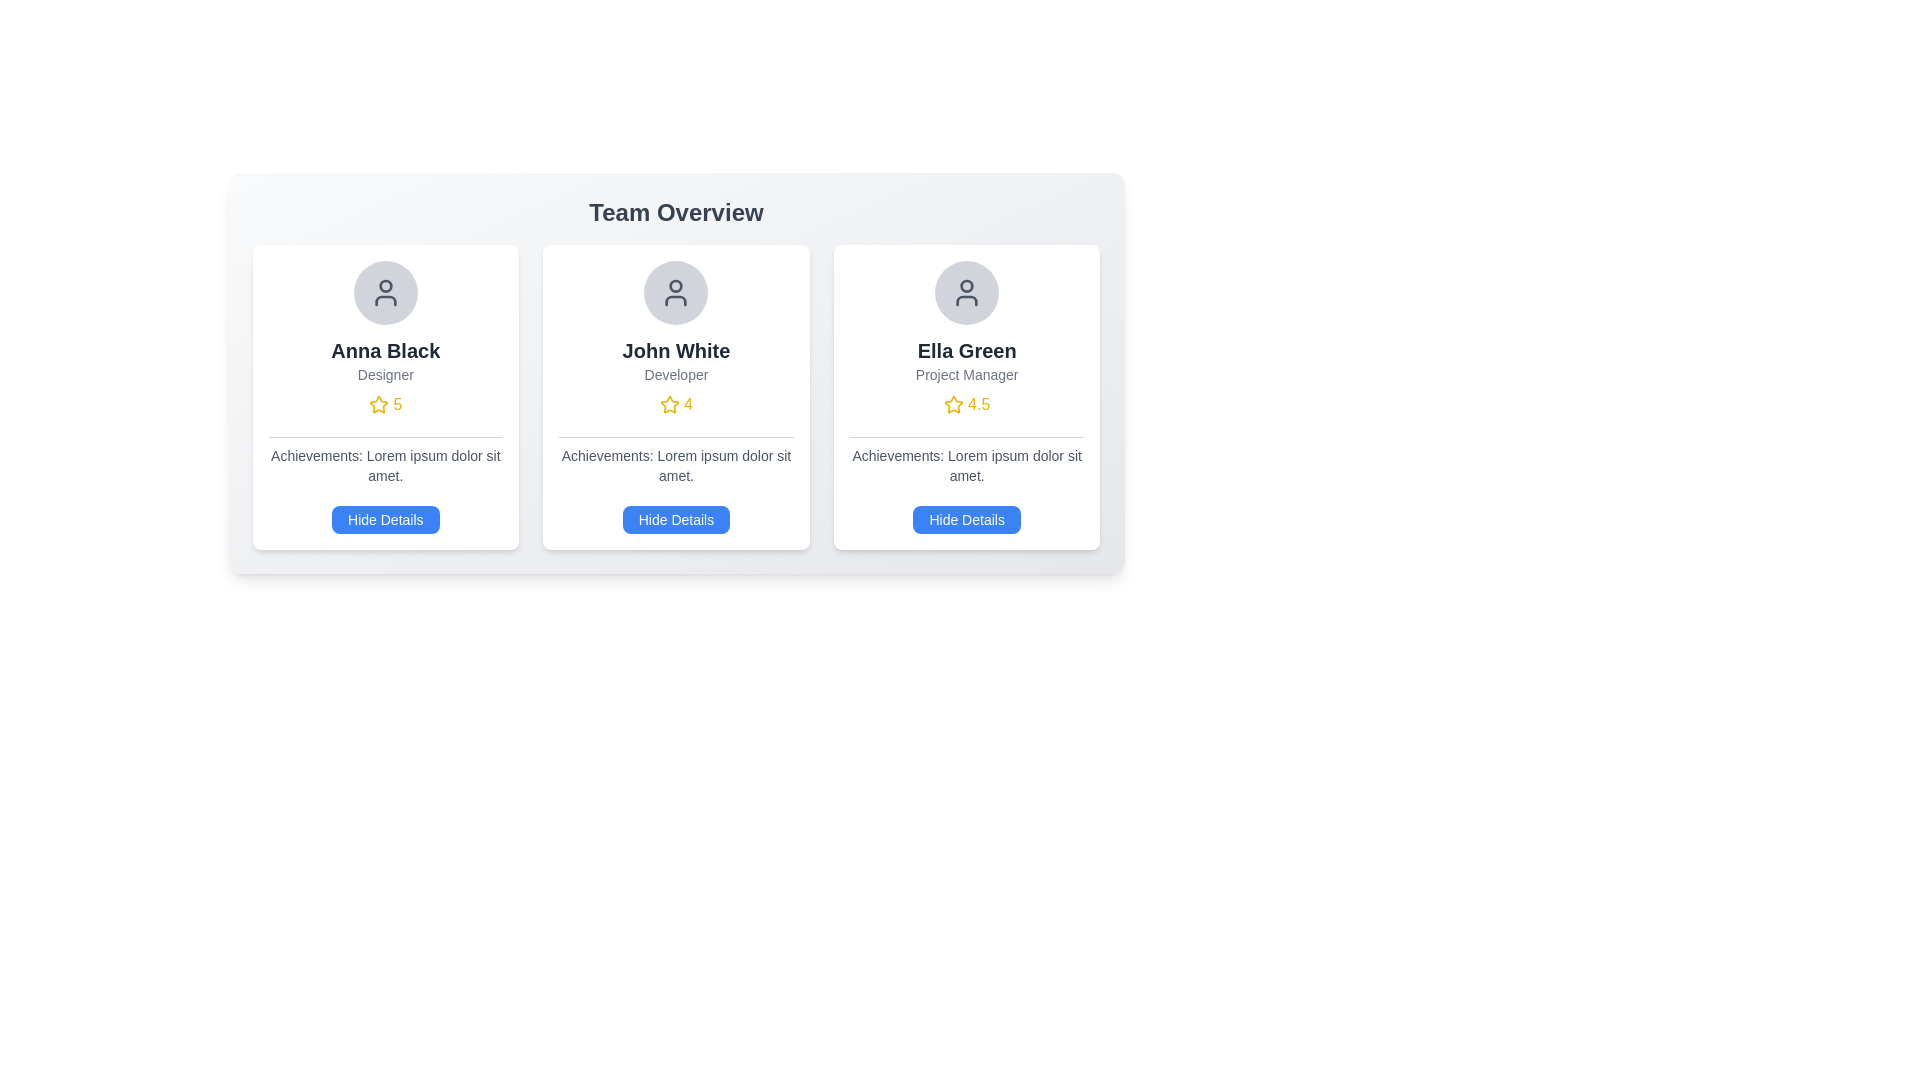  What do you see at coordinates (967, 293) in the screenshot?
I see `the user avatar representing 'Ella Green' located in the third card from the left in the 'Team Overview' section, positioned centrally at the top of the card` at bounding box center [967, 293].